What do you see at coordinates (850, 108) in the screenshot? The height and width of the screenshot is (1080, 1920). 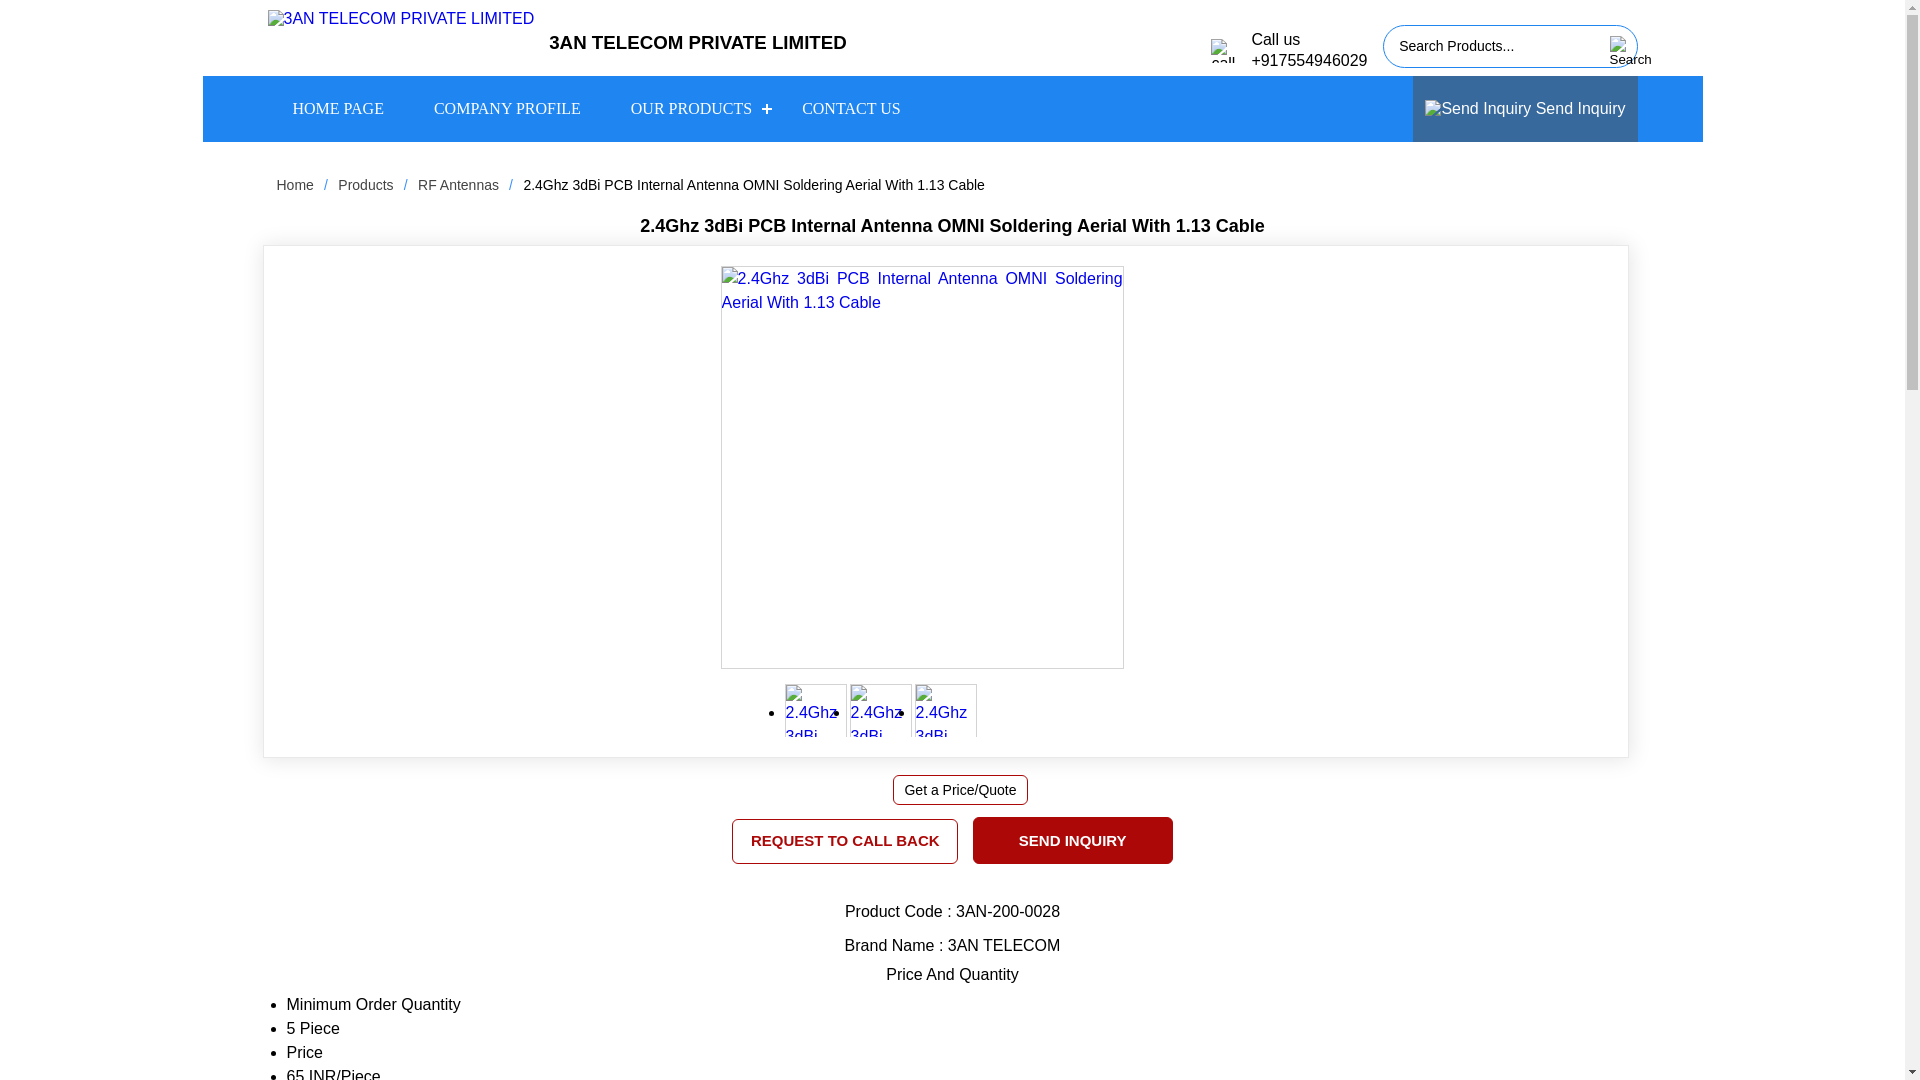 I see `'CONTACT US'` at bounding box center [850, 108].